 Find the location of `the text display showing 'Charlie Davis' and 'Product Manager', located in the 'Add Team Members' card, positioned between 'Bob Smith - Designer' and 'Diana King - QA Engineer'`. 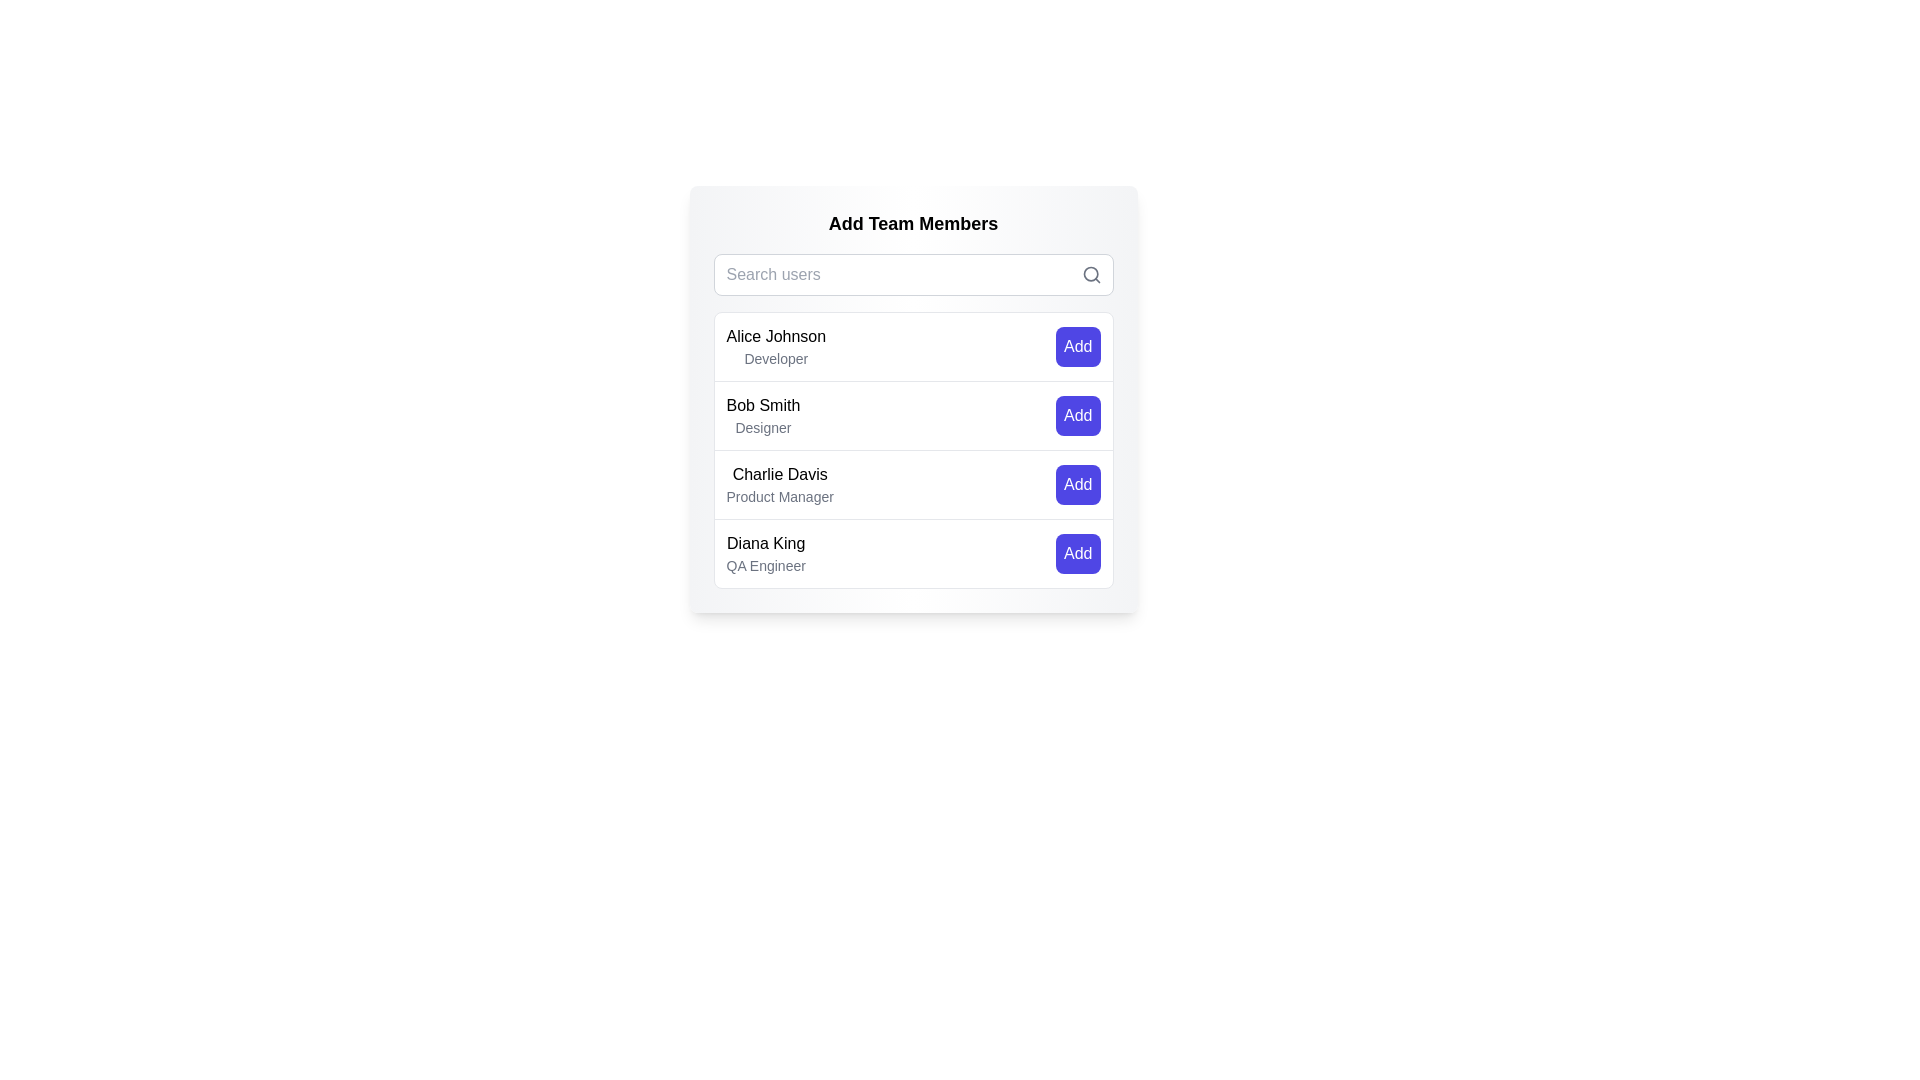

the text display showing 'Charlie Davis' and 'Product Manager', located in the 'Add Team Members' card, positioned between 'Bob Smith - Designer' and 'Diana King - QA Engineer' is located at coordinates (779, 485).